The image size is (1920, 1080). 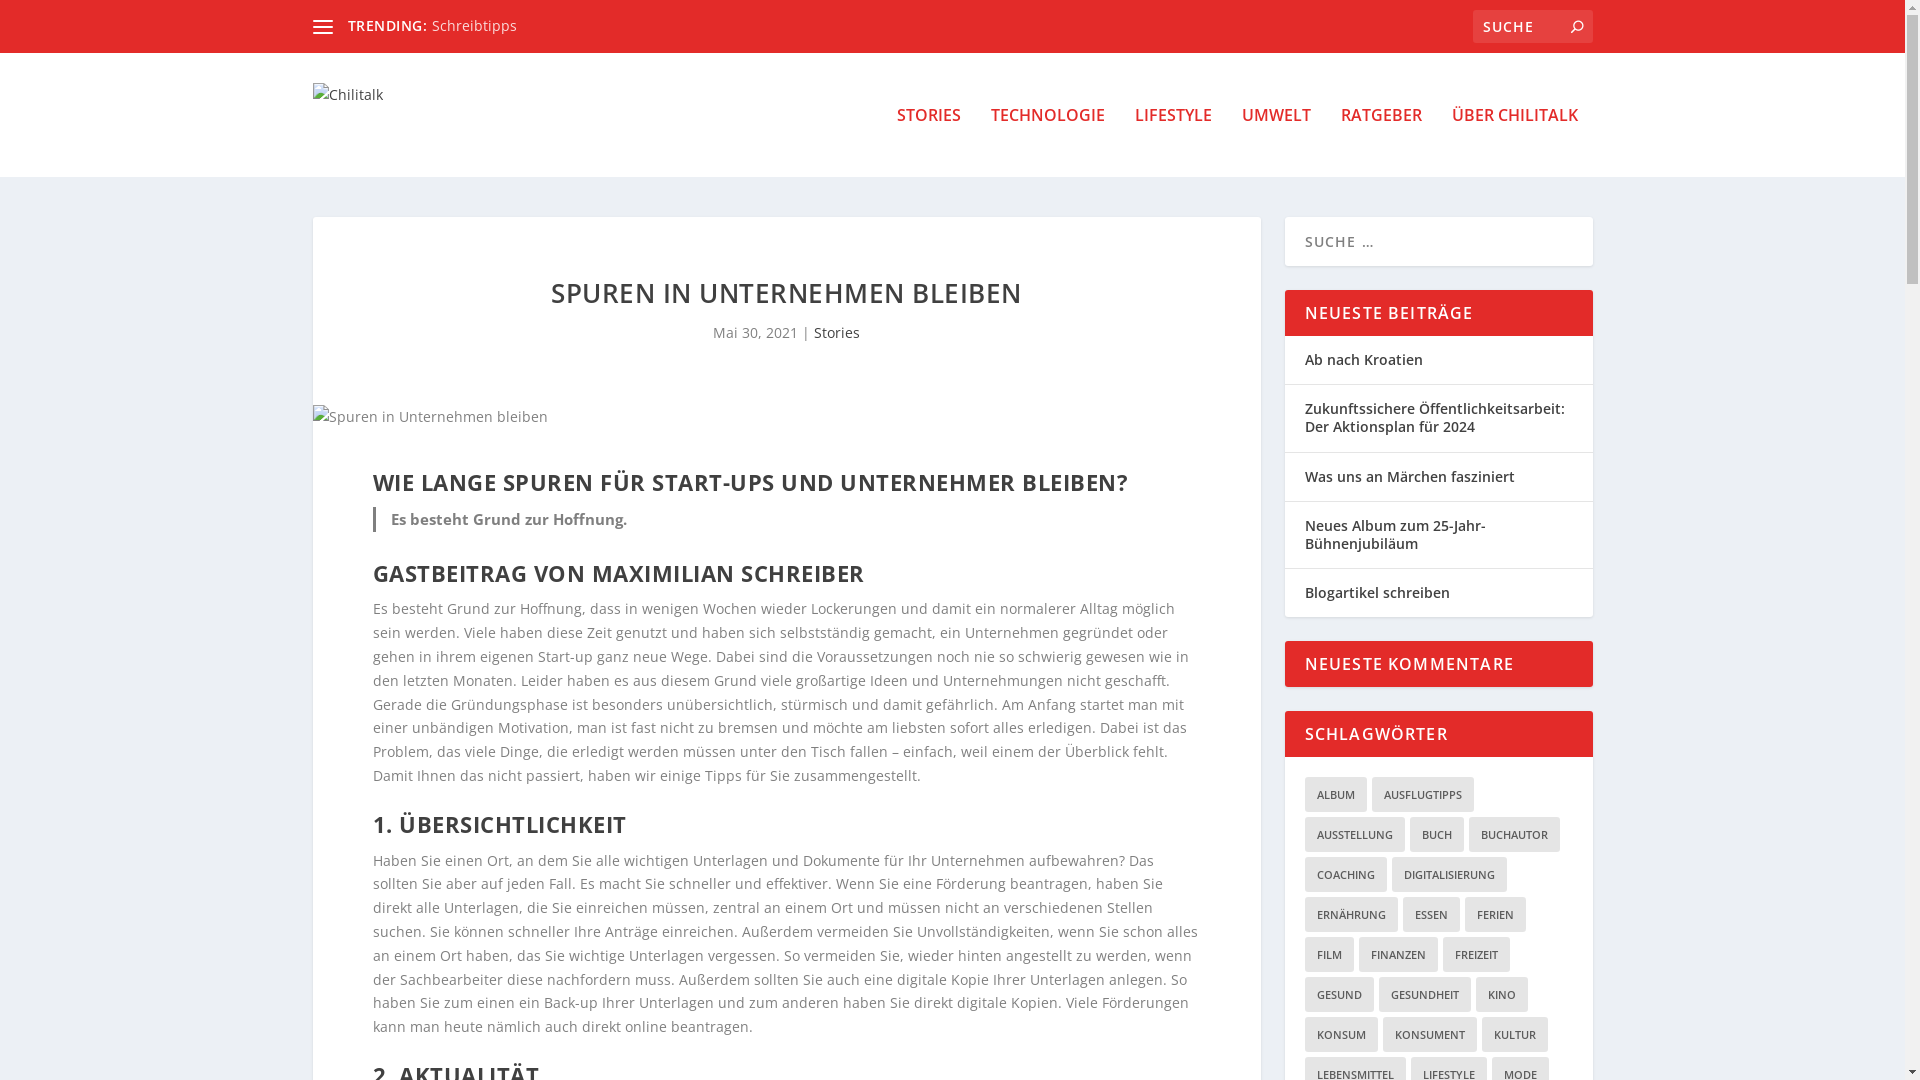 What do you see at coordinates (1396, 953) in the screenshot?
I see `'FINANZEN'` at bounding box center [1396, 953].